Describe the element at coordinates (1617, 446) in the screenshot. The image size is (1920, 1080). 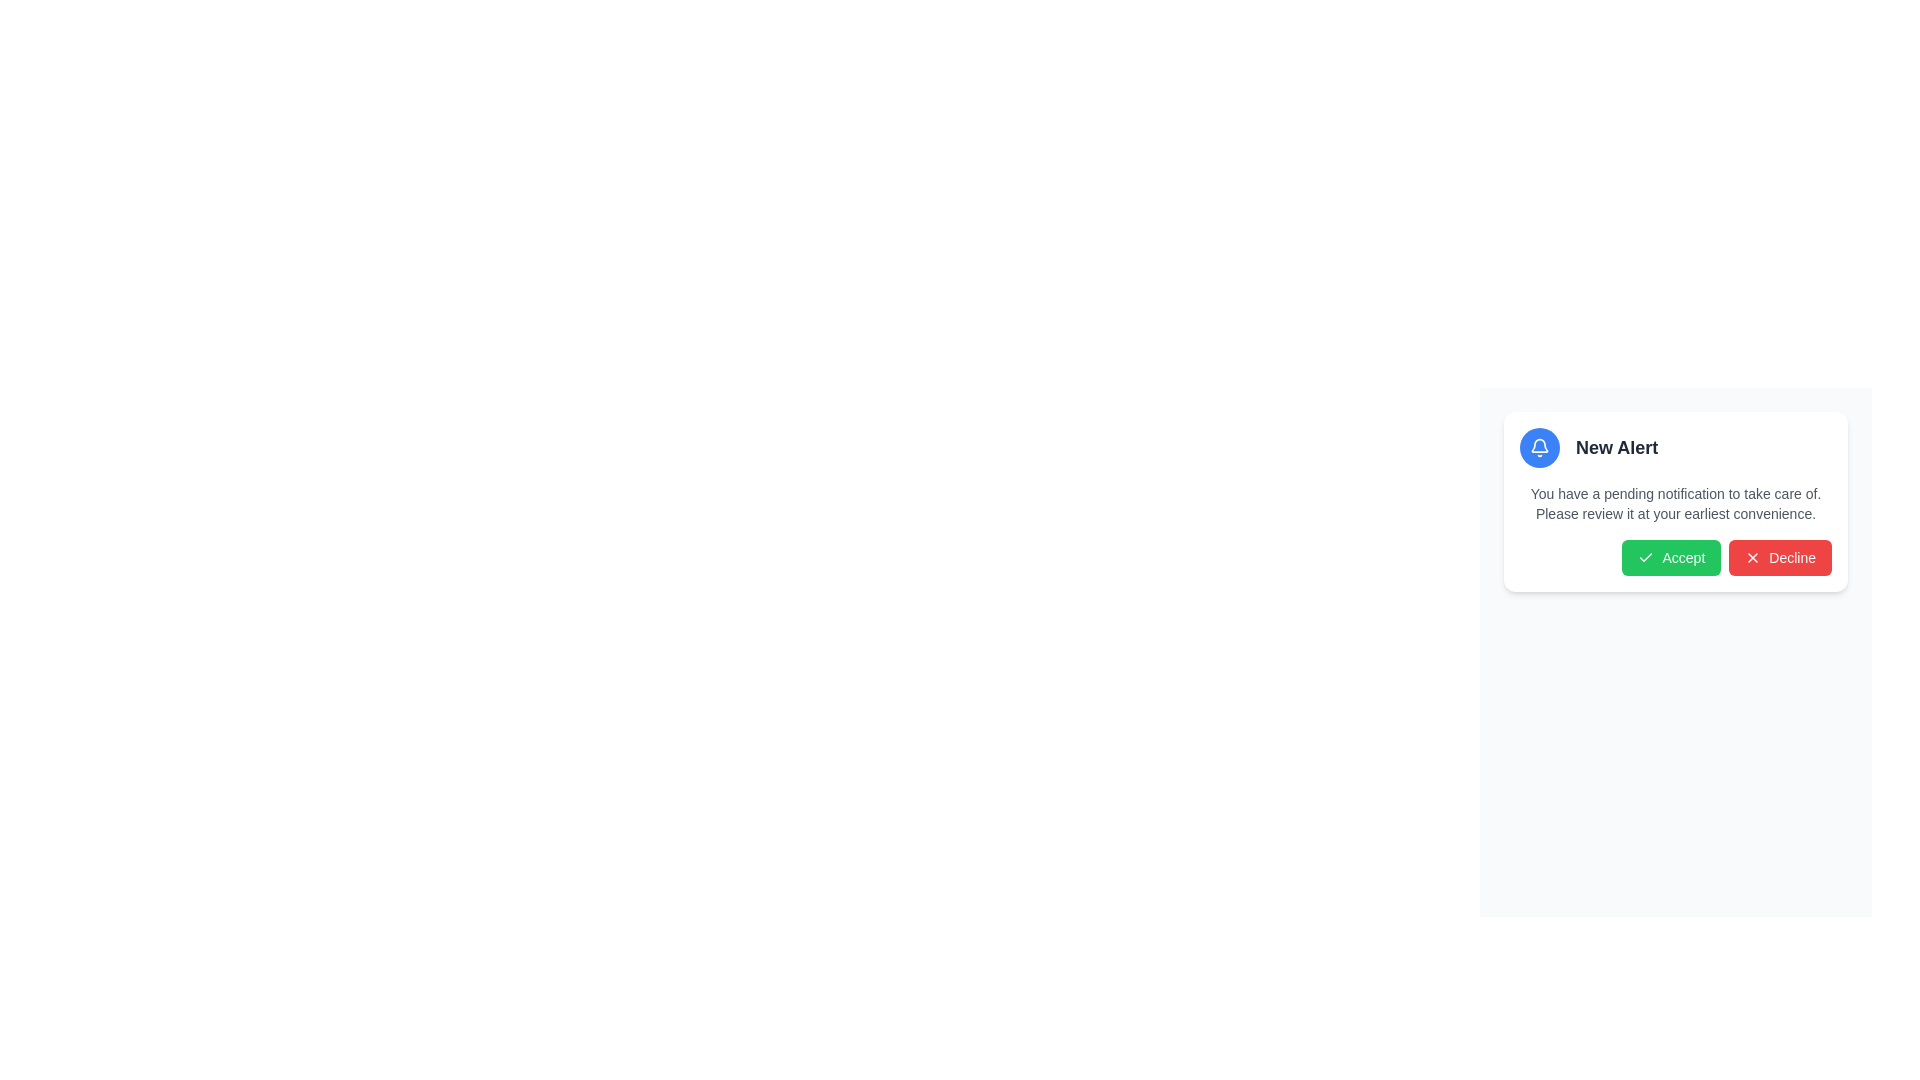
I see `the 'New Alert' text label, which is styled with a bold font and dark gray color, located prominently within the notification card on the right side` at that location.